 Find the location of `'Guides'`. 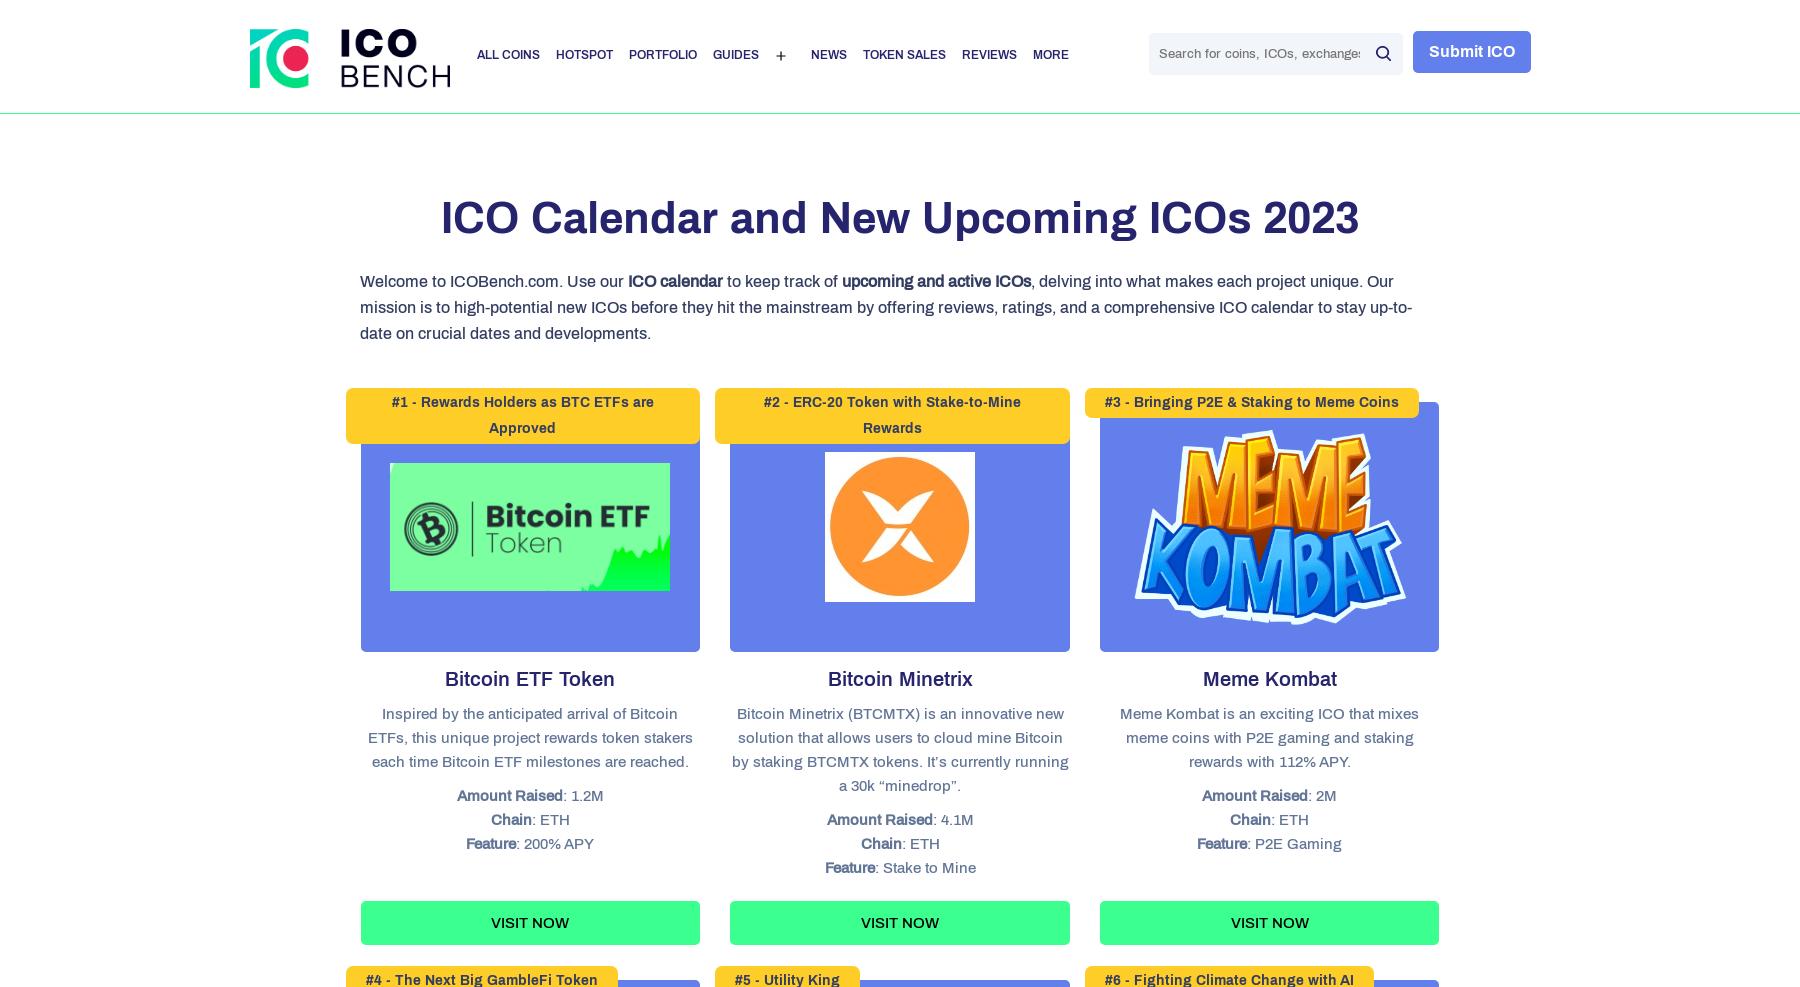

'Guides' is located at coordinates (733, 53).